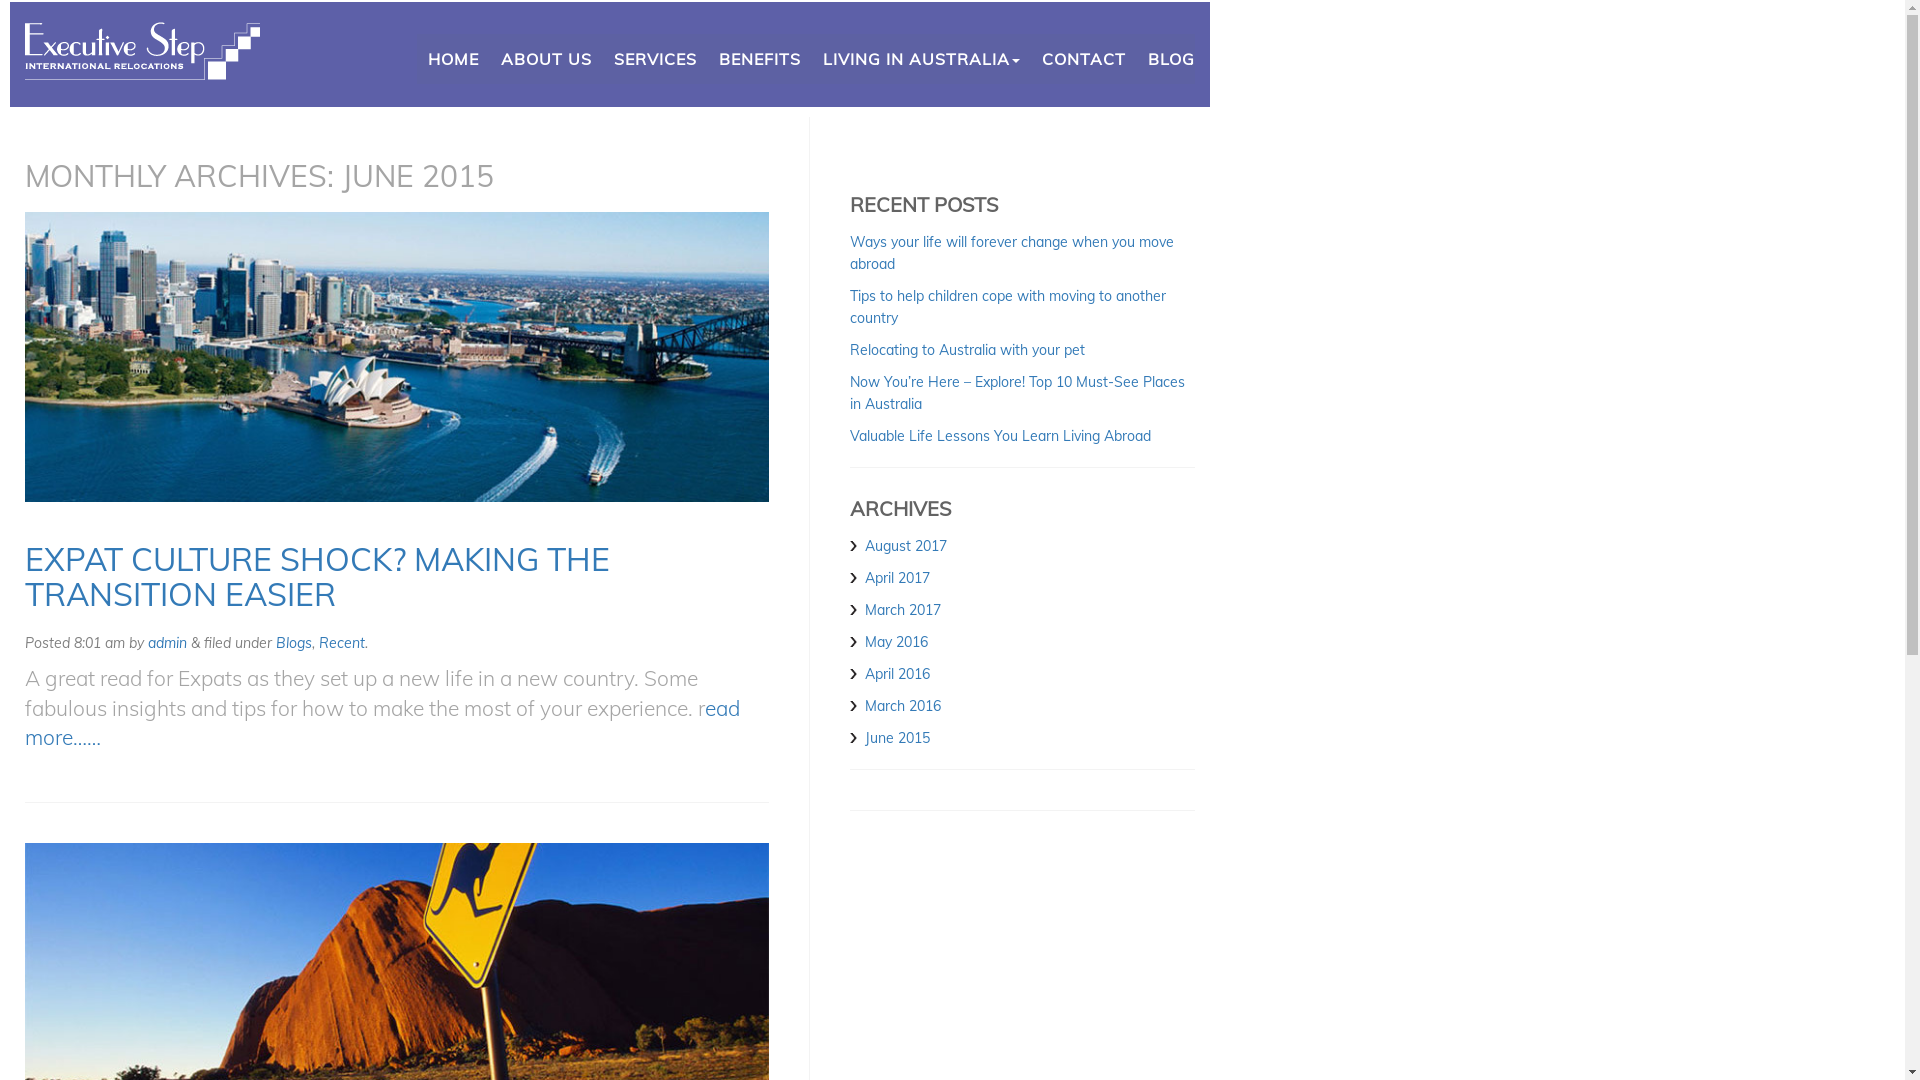 The width and height of the screenshot is (1920, 1080). I want to click on 'May 2016', so click(864, 641).